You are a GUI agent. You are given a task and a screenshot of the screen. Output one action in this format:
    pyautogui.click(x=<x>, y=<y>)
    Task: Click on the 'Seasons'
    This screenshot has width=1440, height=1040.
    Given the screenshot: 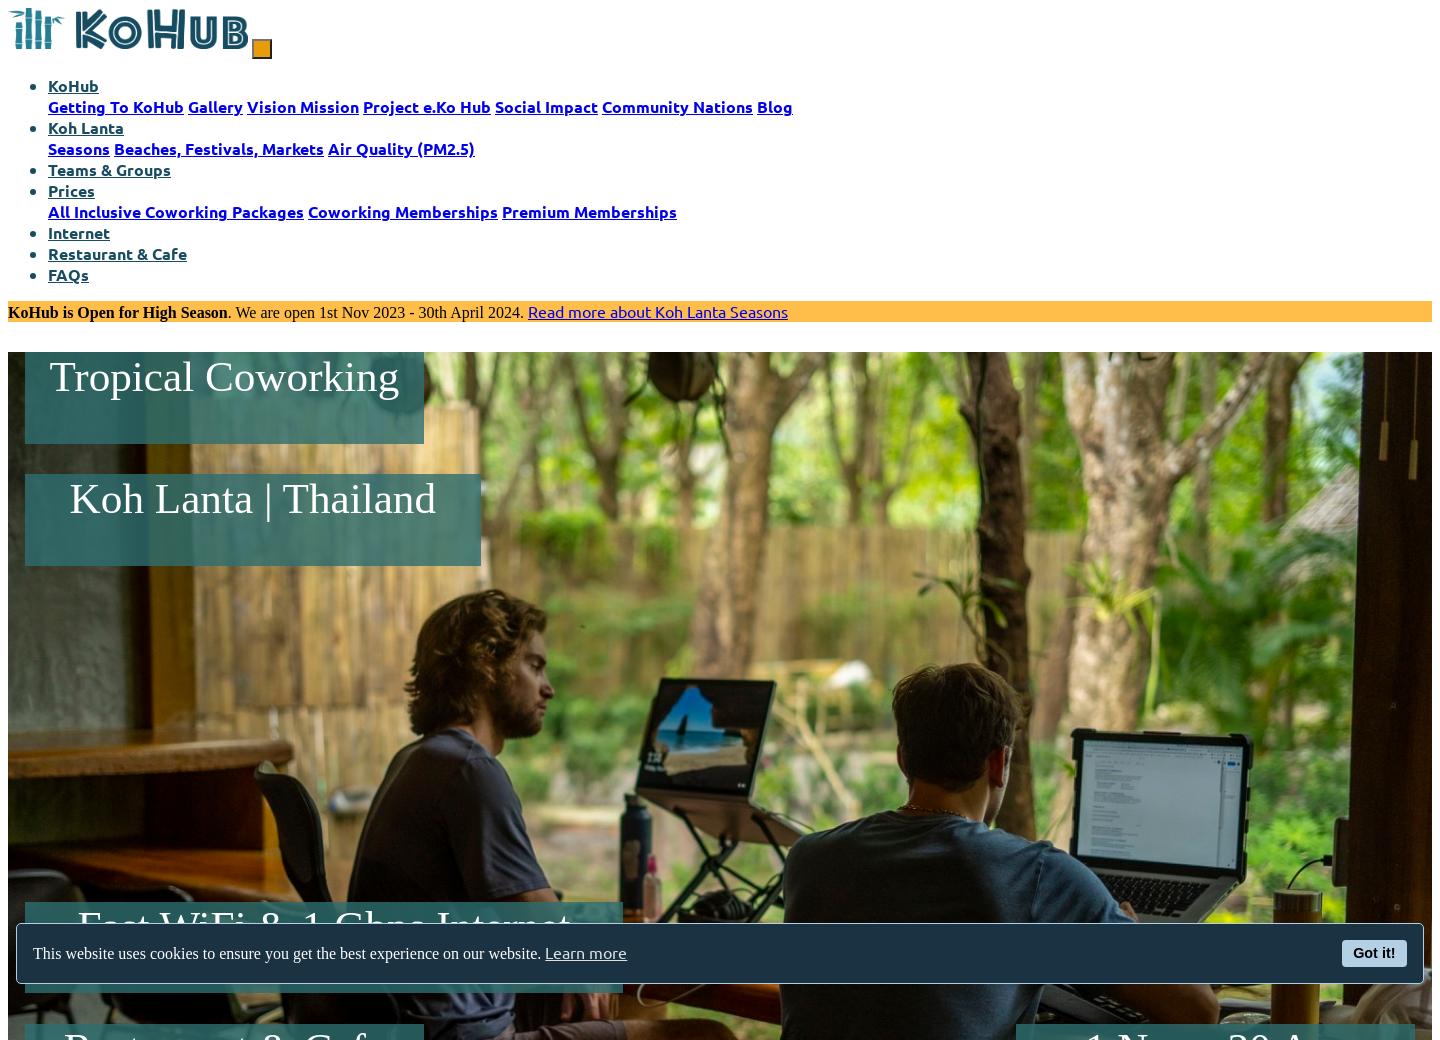 What is the action you would take?
    pyautogui.click(x=79, y=148)
    